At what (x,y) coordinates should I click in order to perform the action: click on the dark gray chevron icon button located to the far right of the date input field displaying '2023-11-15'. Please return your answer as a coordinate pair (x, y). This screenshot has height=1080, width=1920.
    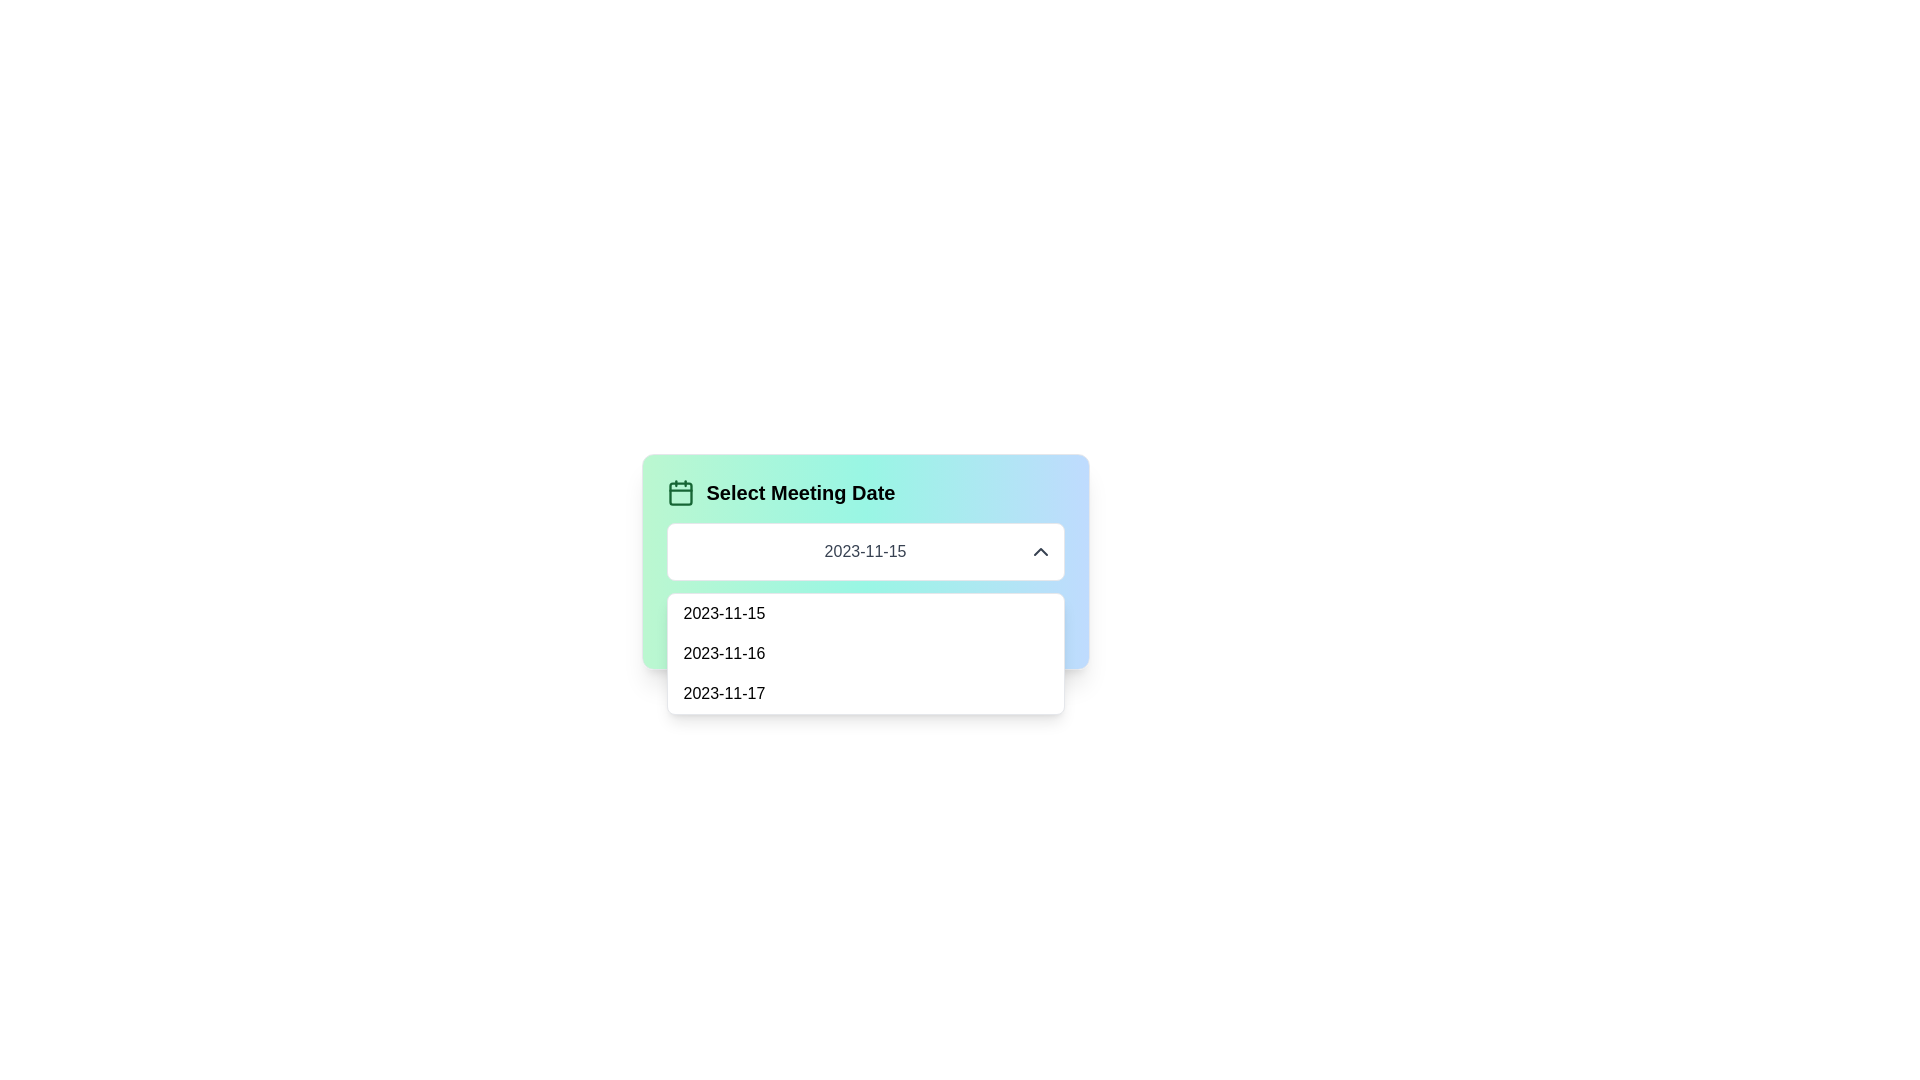
    Looking at the image, I should click on (1040, 551).